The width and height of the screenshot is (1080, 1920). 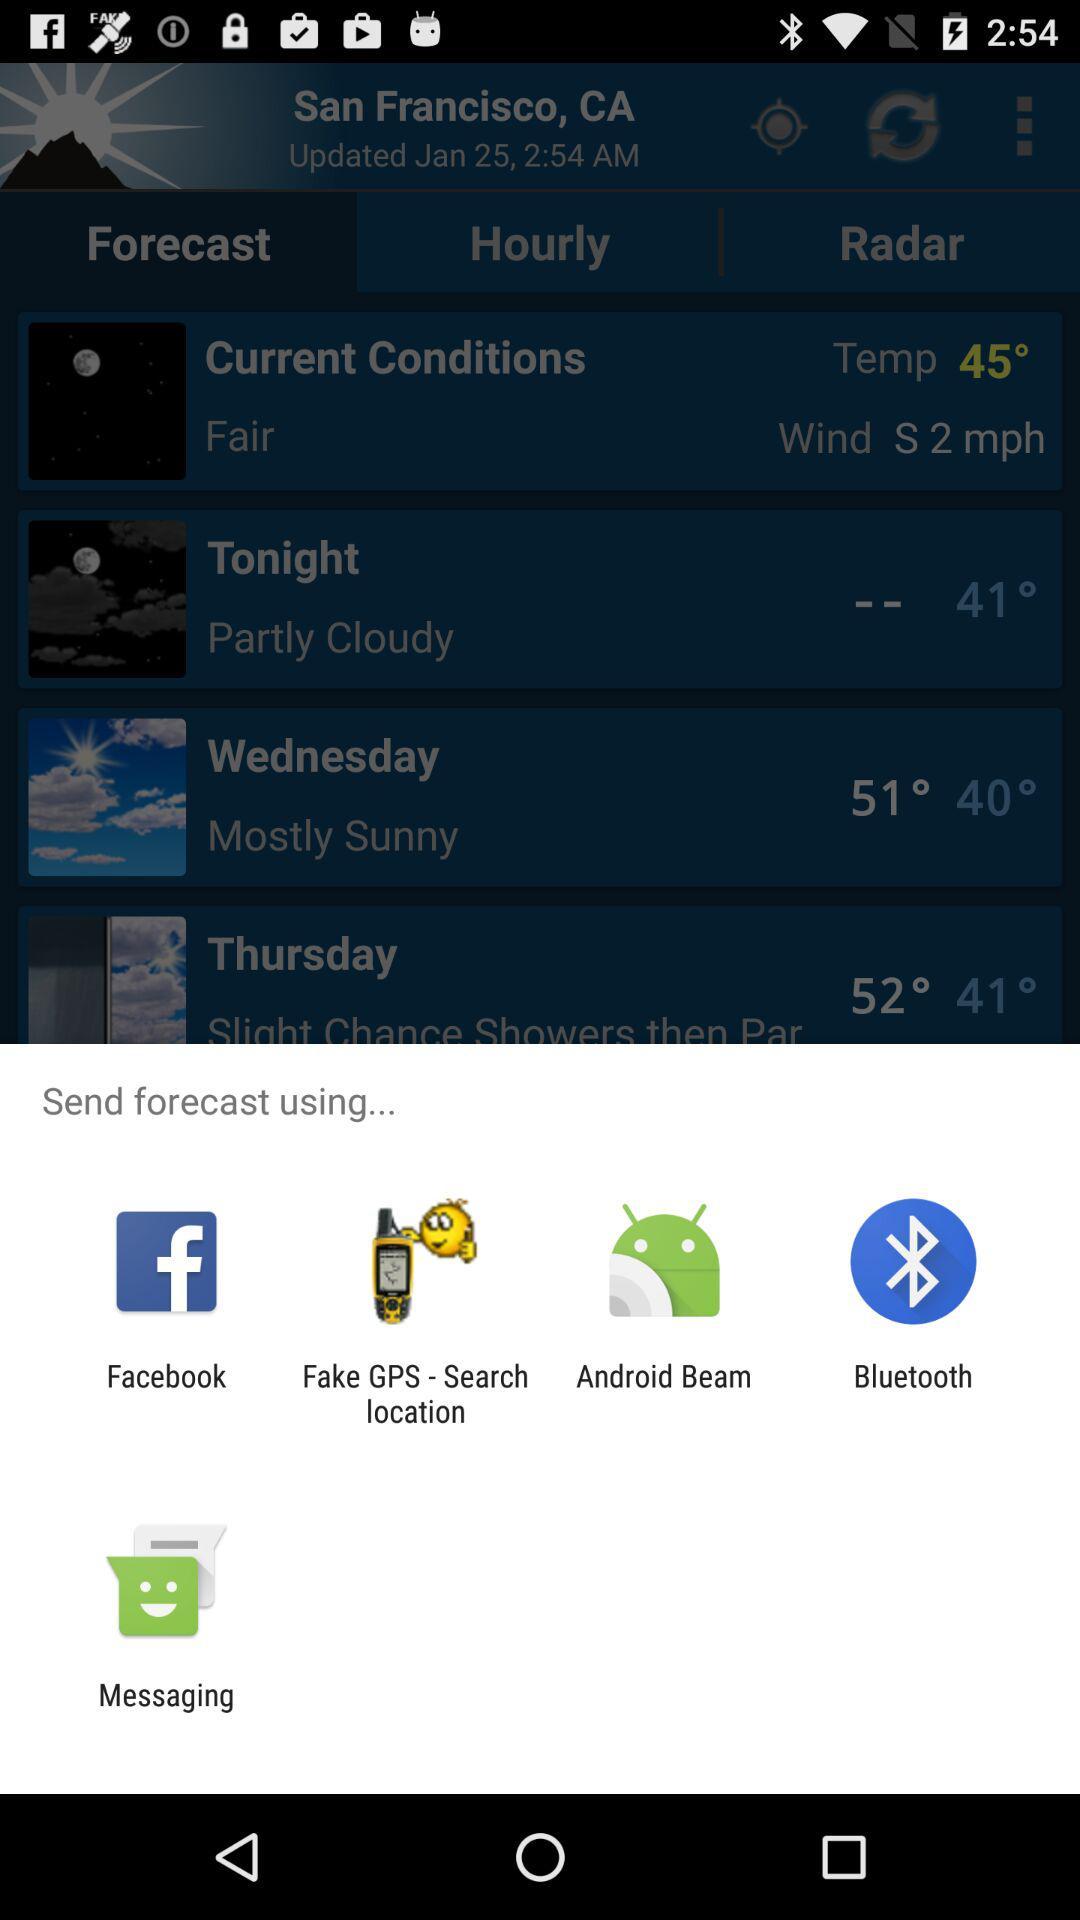 I want to click on item next to the bluetooth item, so click(x=664, y=1392).